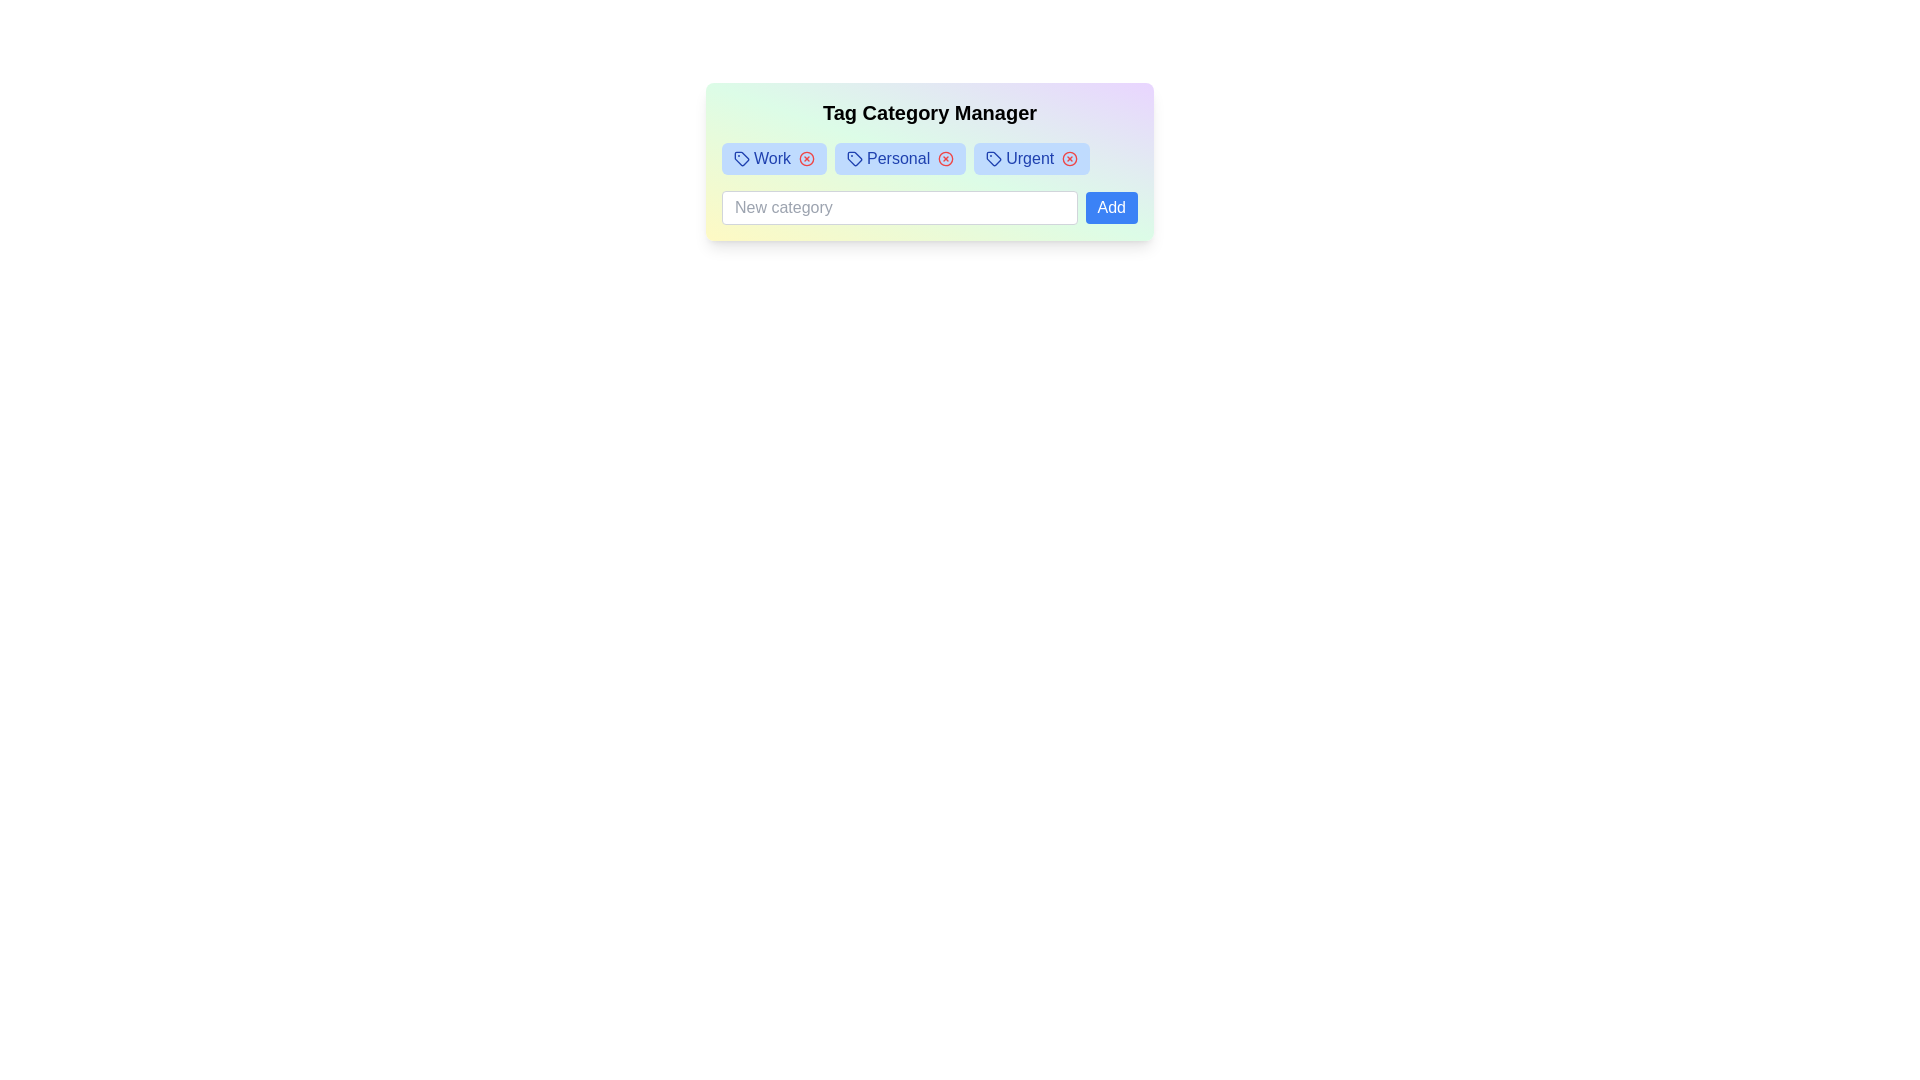 This screenshot has height=1080, width=1920. I want to click on the close or delete button for the 'Personal' tag, so click(945, 157).